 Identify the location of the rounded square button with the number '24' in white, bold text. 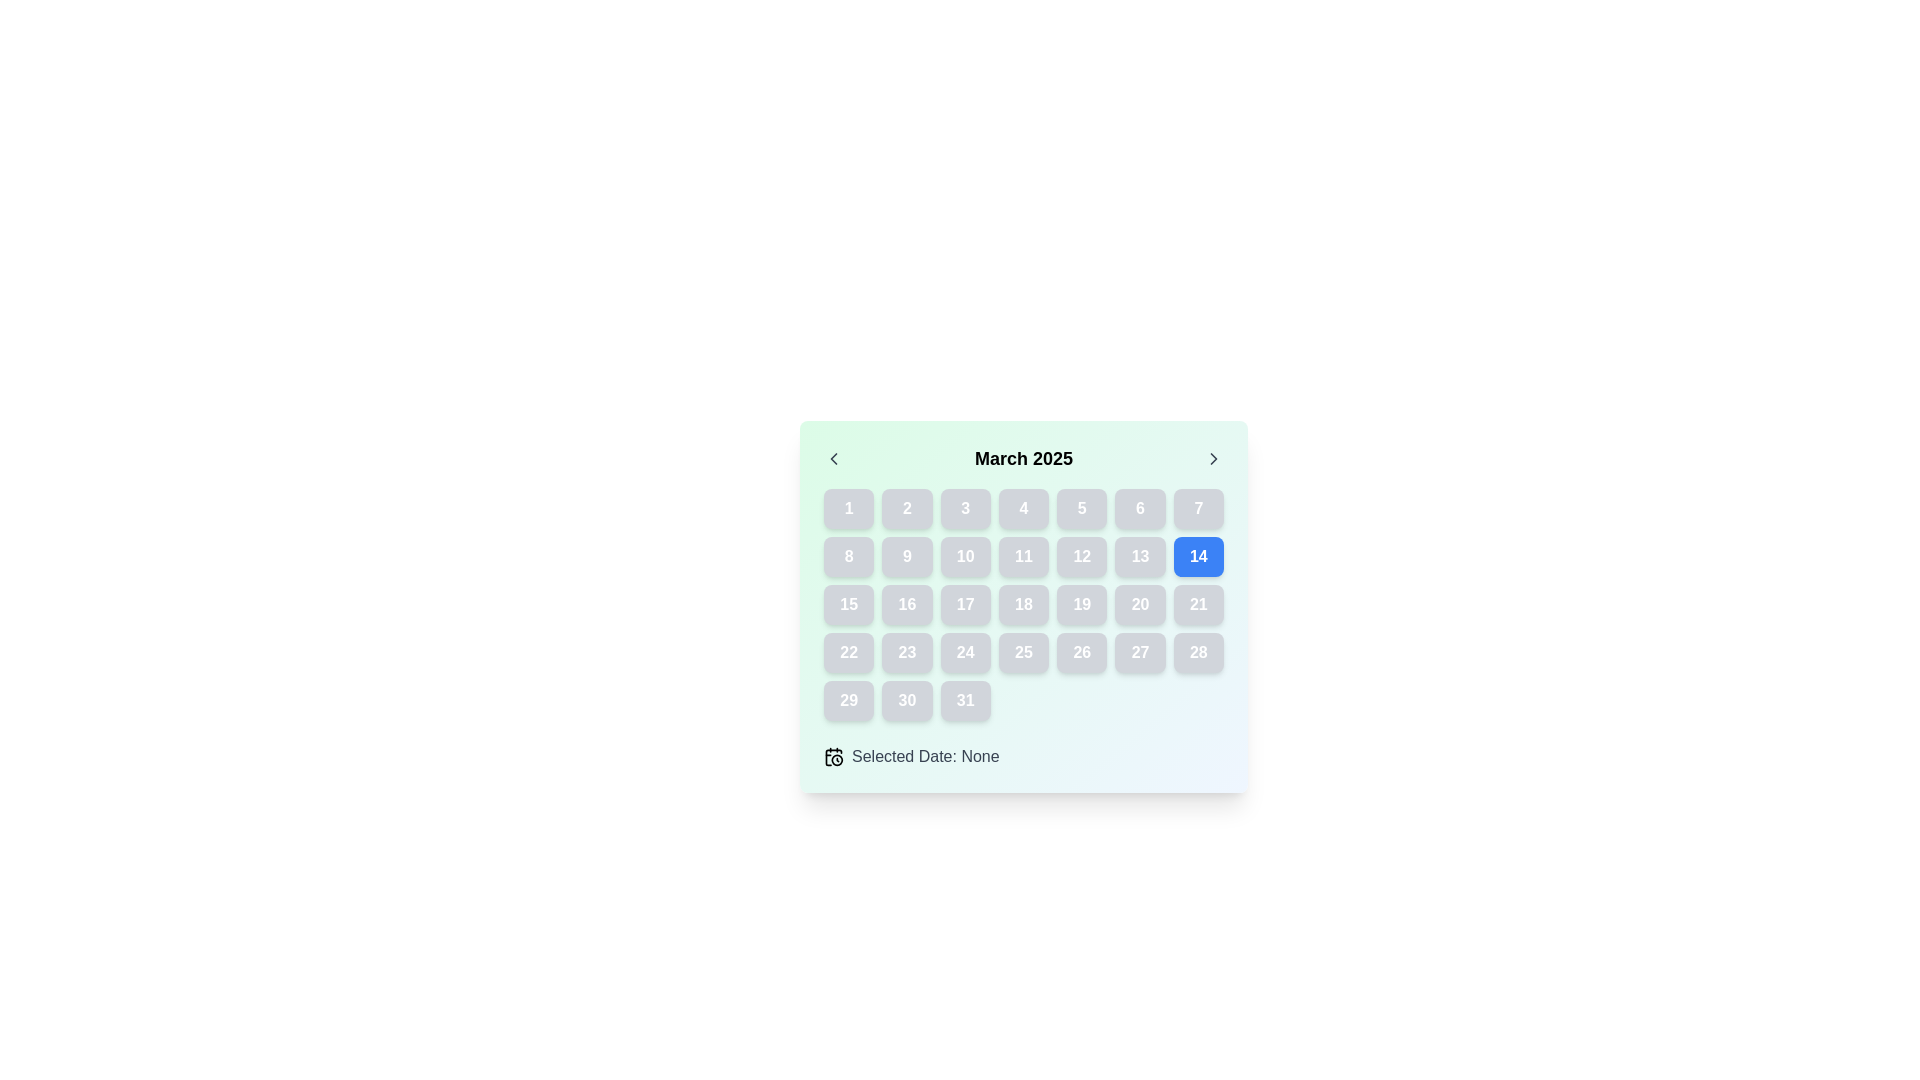
(965, 652).